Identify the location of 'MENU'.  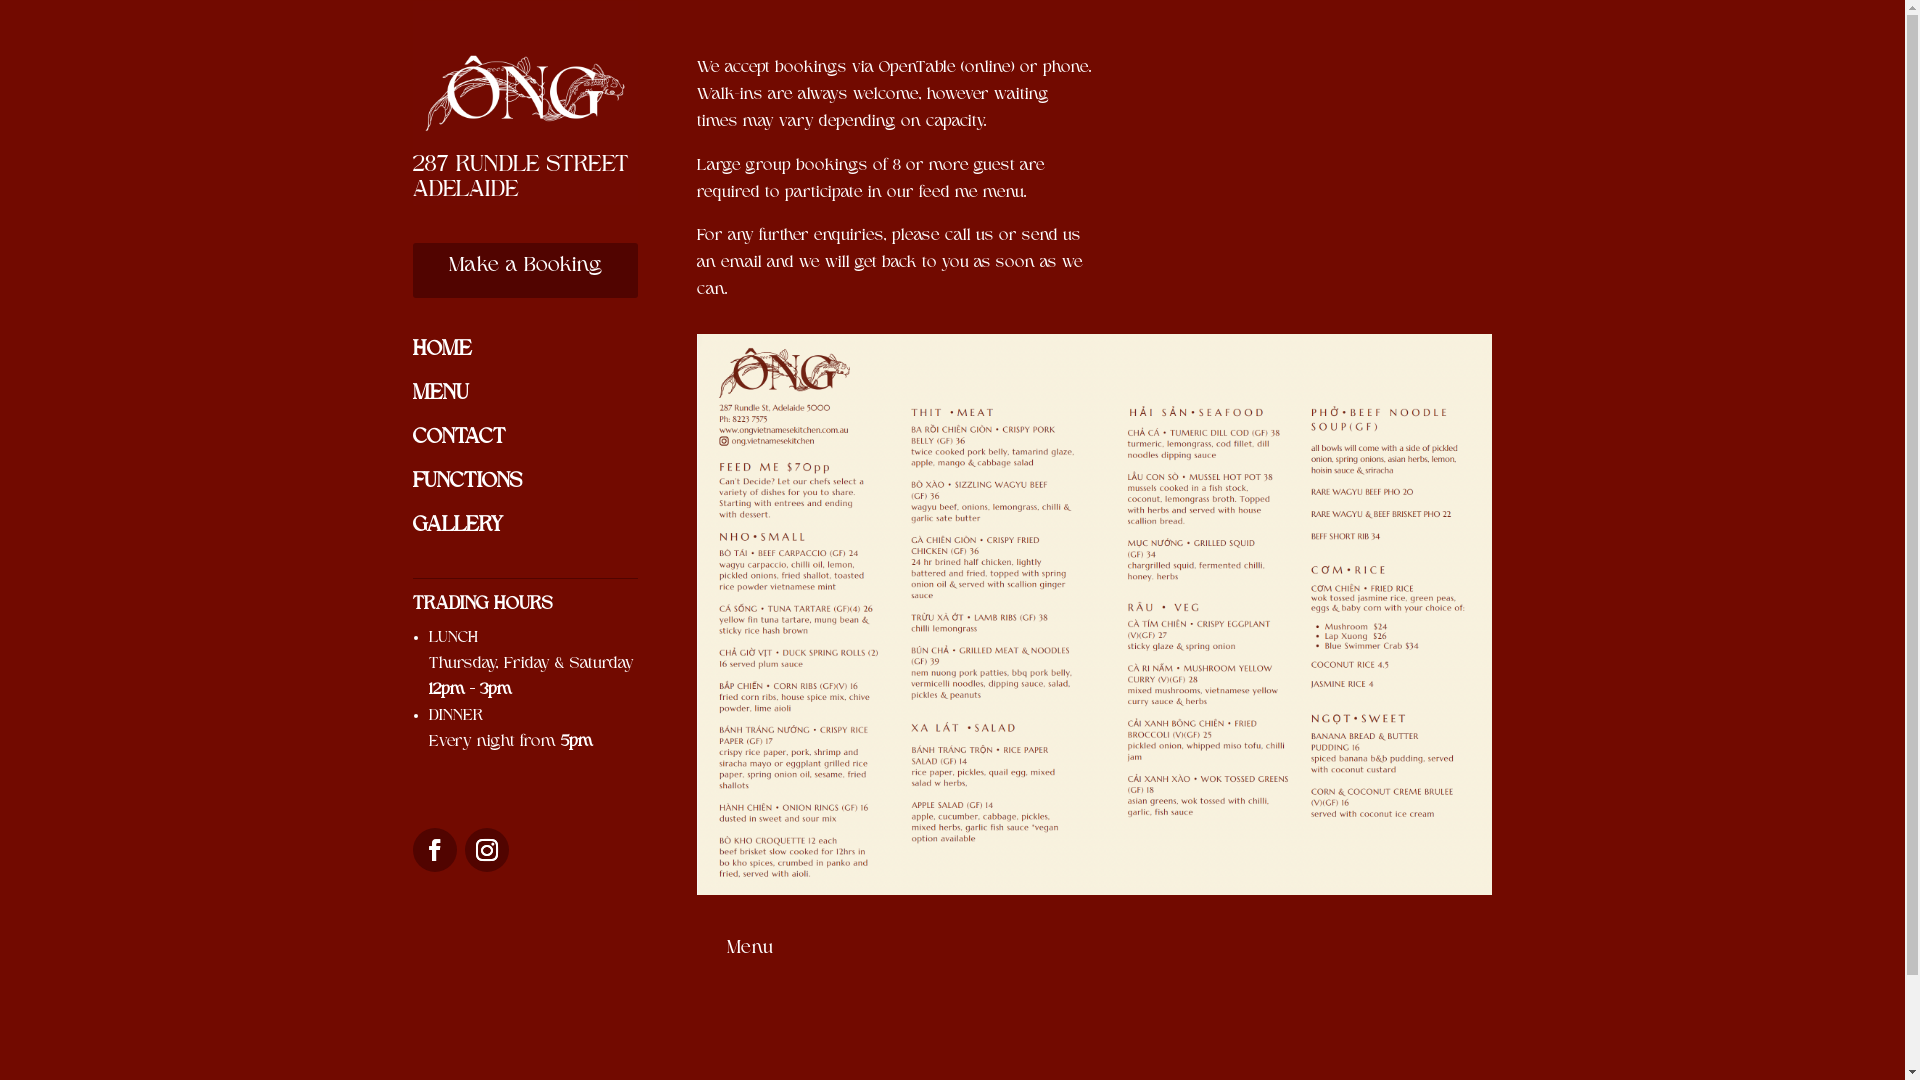
(411, 393).